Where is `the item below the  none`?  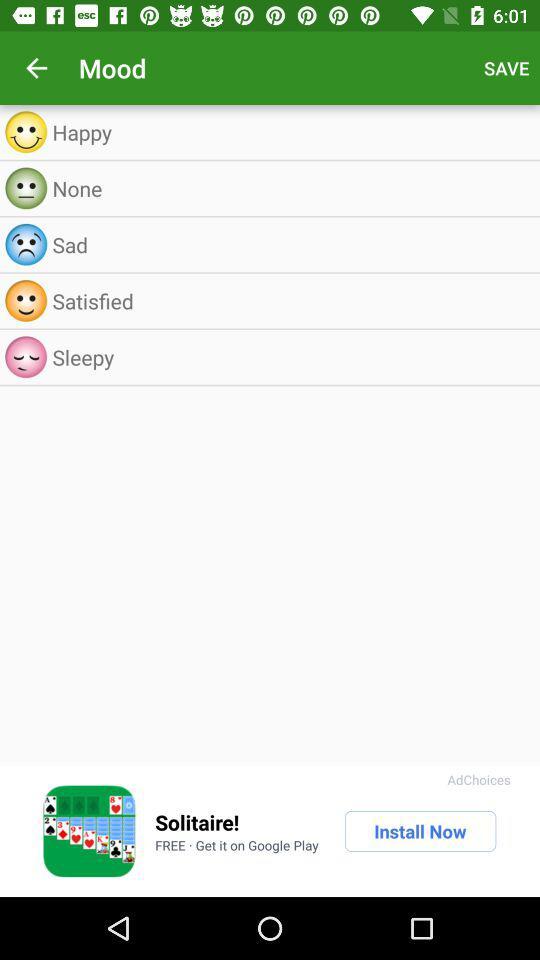
the item below the  none is located at coordinates (290, 243).